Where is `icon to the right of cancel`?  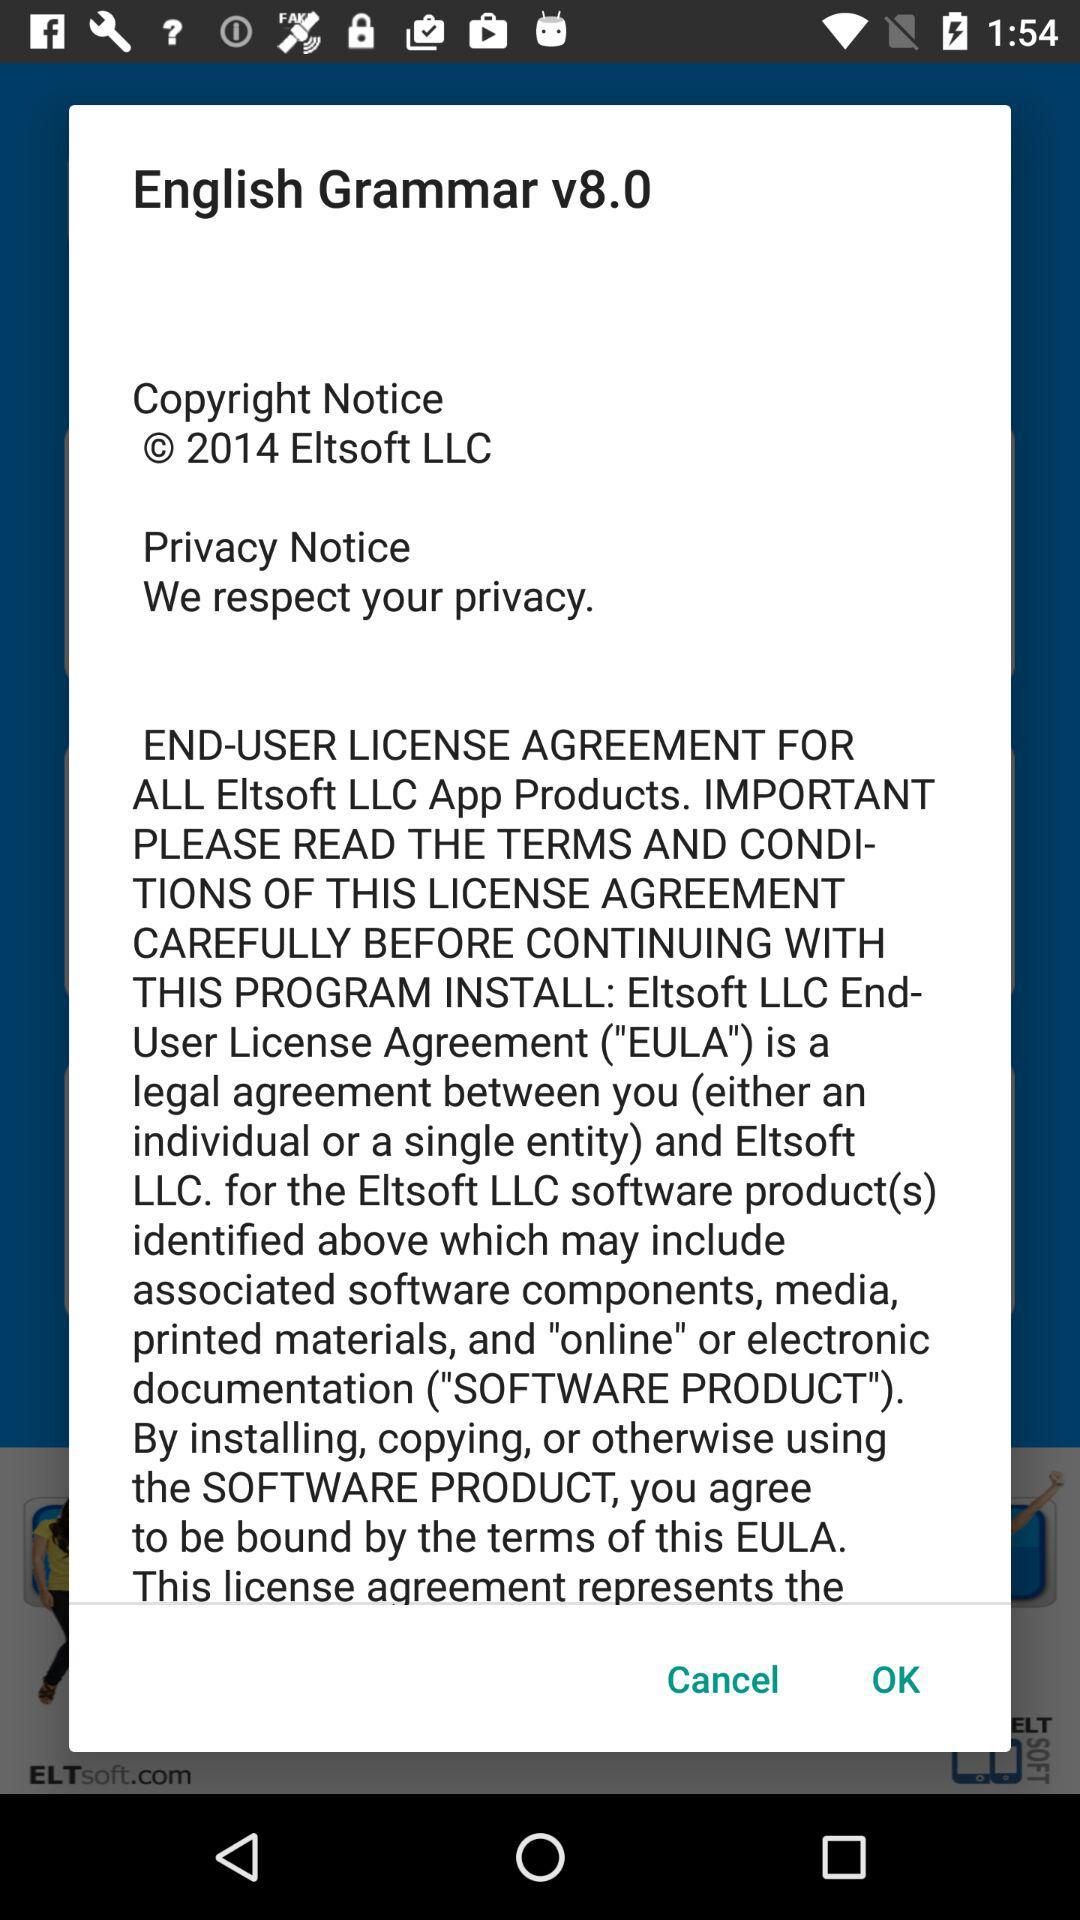
icon to the right of cancel is located at coordinates (894, 1678).